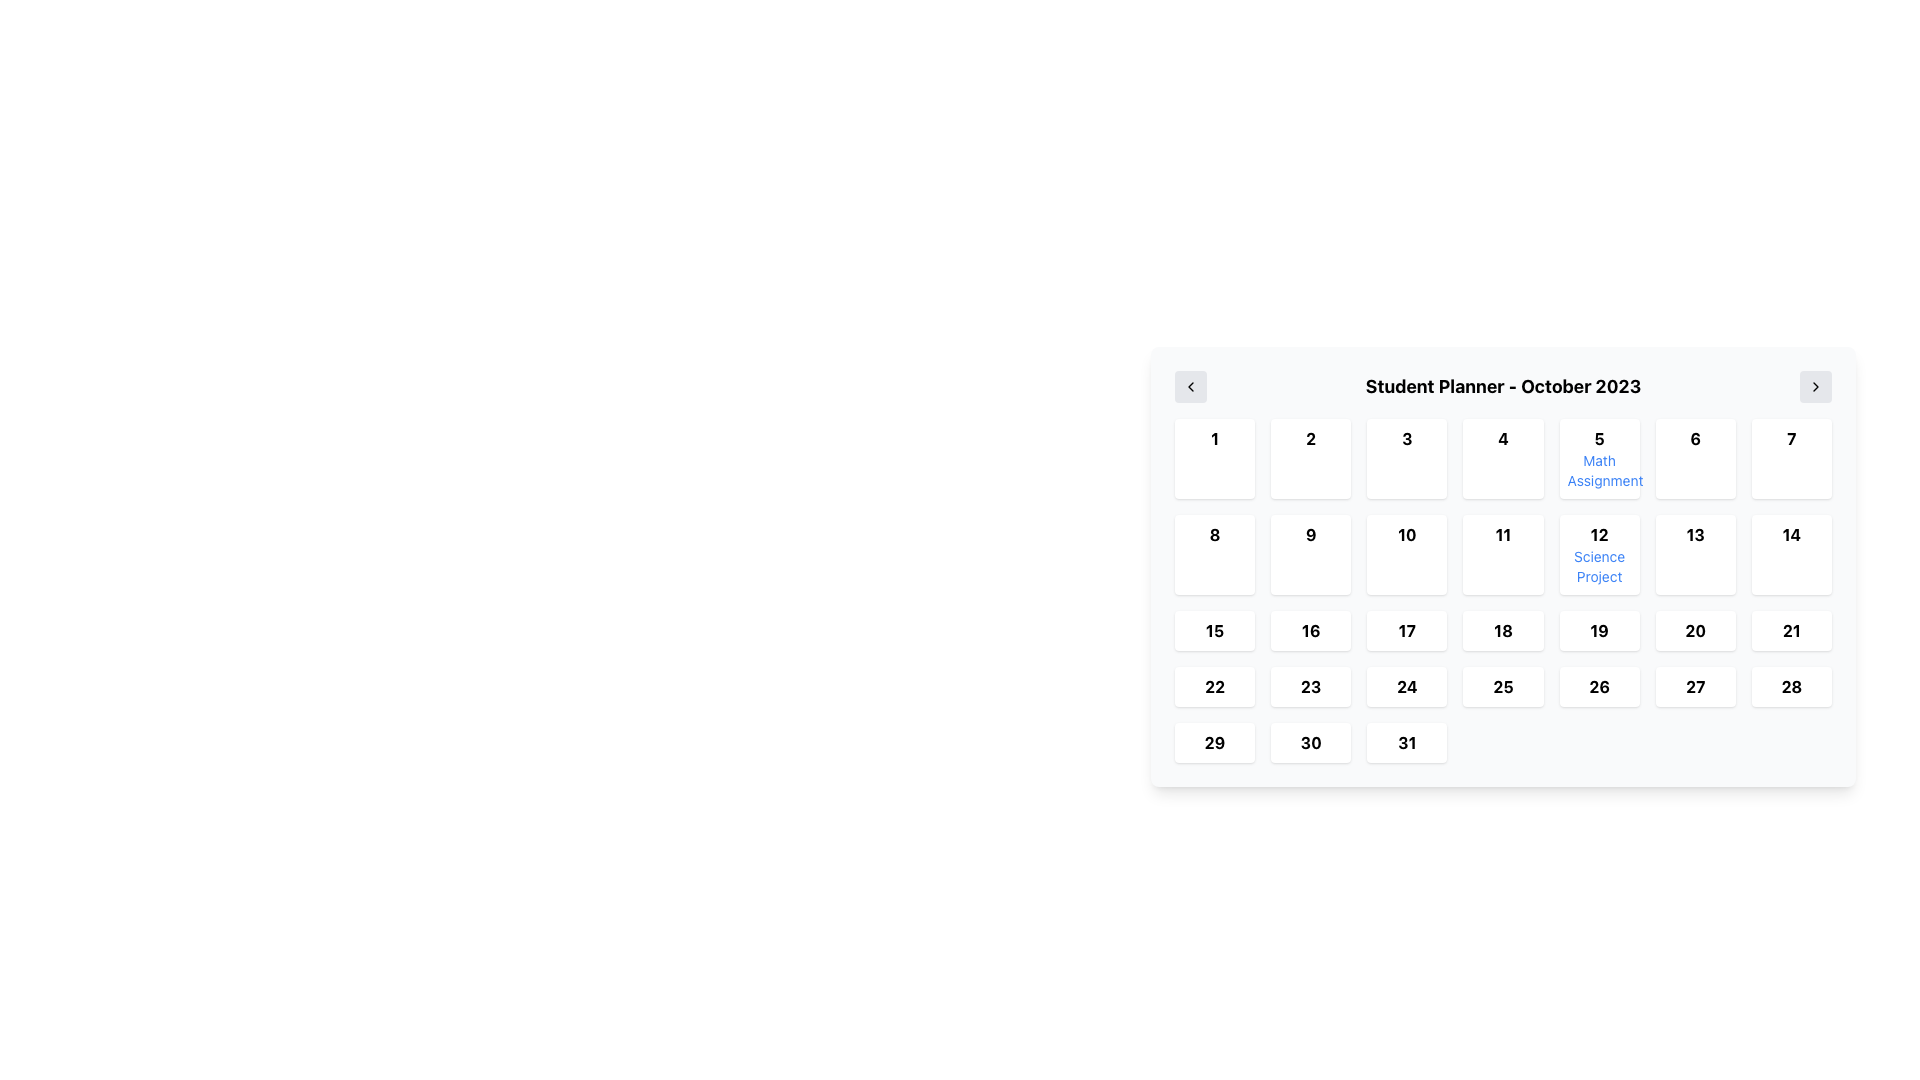 This screenshot has height=1080, width=1920. I want to click on the Calendar Day Block containing the text '5' and 'Math Assignment', which is, so click(1597, 459).